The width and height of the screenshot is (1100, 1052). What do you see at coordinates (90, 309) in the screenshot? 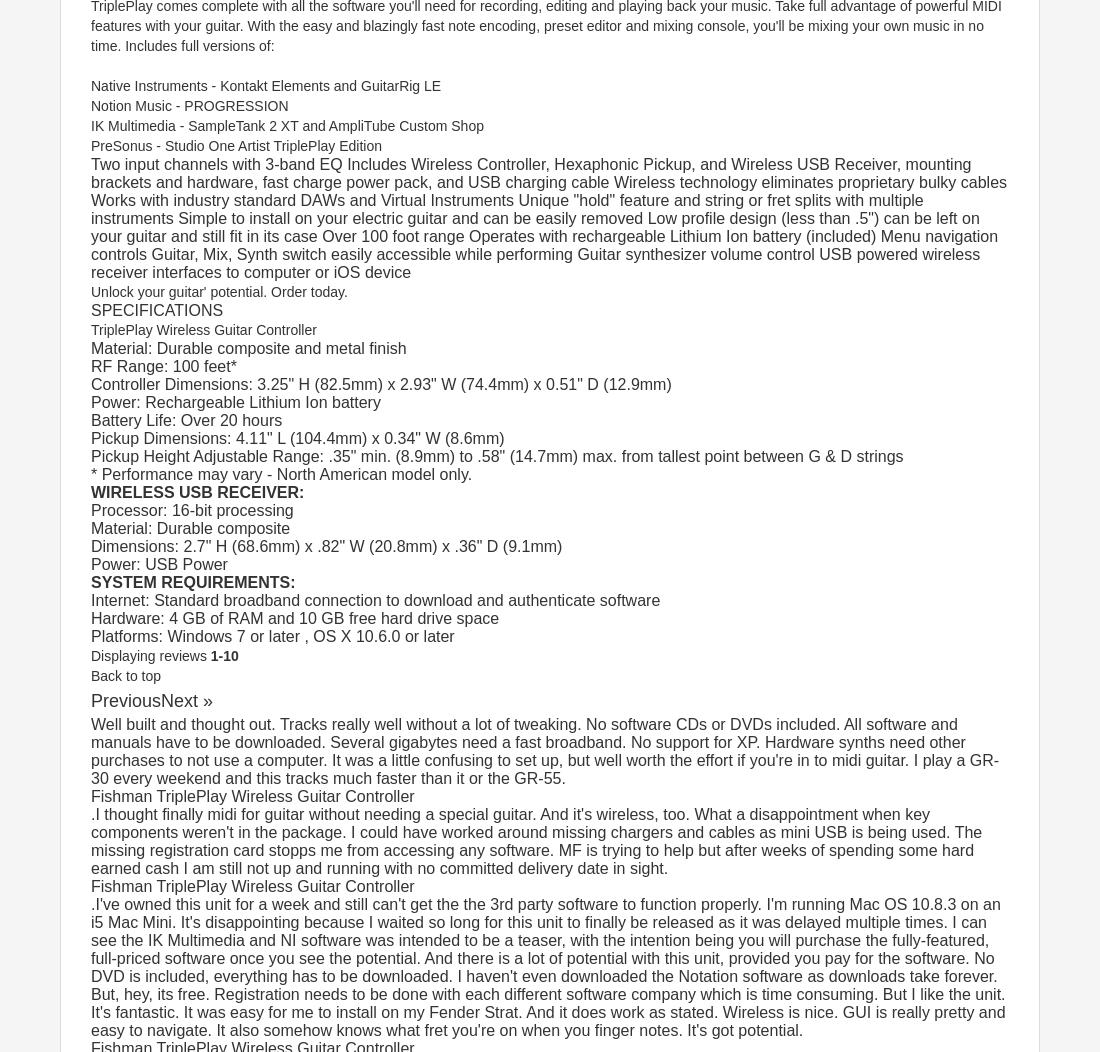
I see `'SPECIFICATIONS'` at bounding box center [90, 309].